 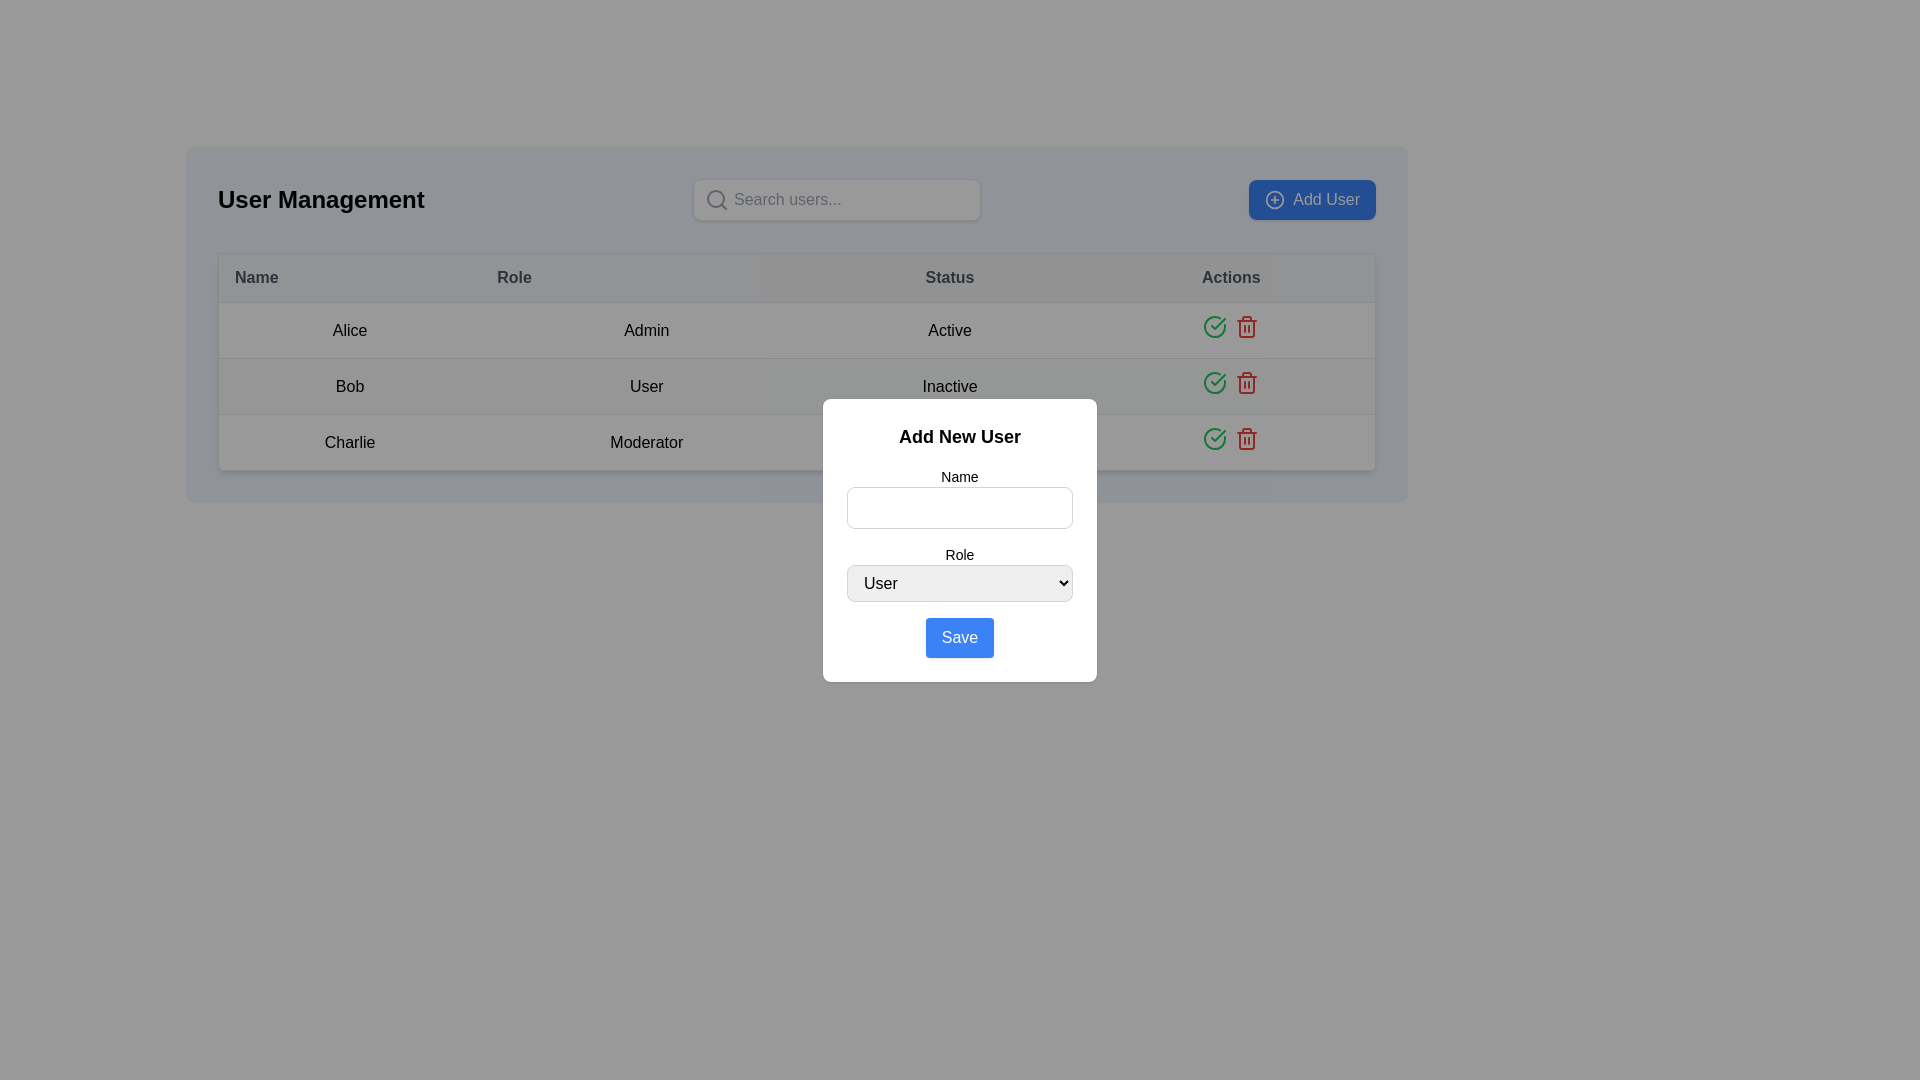 I want to click on the third row in the table that displays details for user 'Charlie', who is a 'Moderator' and marked as 'Active', so click(x=795, y=441).